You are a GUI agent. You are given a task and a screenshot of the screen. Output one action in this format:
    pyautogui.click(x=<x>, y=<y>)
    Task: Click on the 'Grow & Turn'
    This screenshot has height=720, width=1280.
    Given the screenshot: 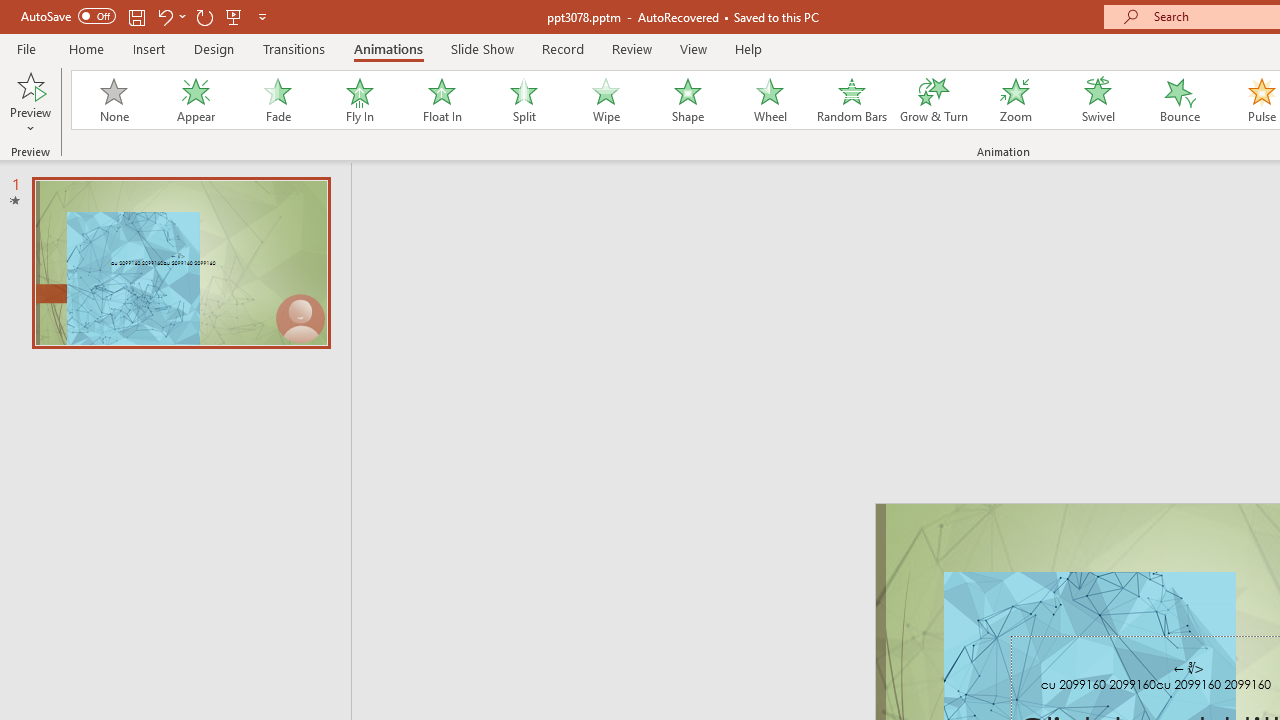 What is the action you would take?
    pyautogui.click(x=933, y=100)
    